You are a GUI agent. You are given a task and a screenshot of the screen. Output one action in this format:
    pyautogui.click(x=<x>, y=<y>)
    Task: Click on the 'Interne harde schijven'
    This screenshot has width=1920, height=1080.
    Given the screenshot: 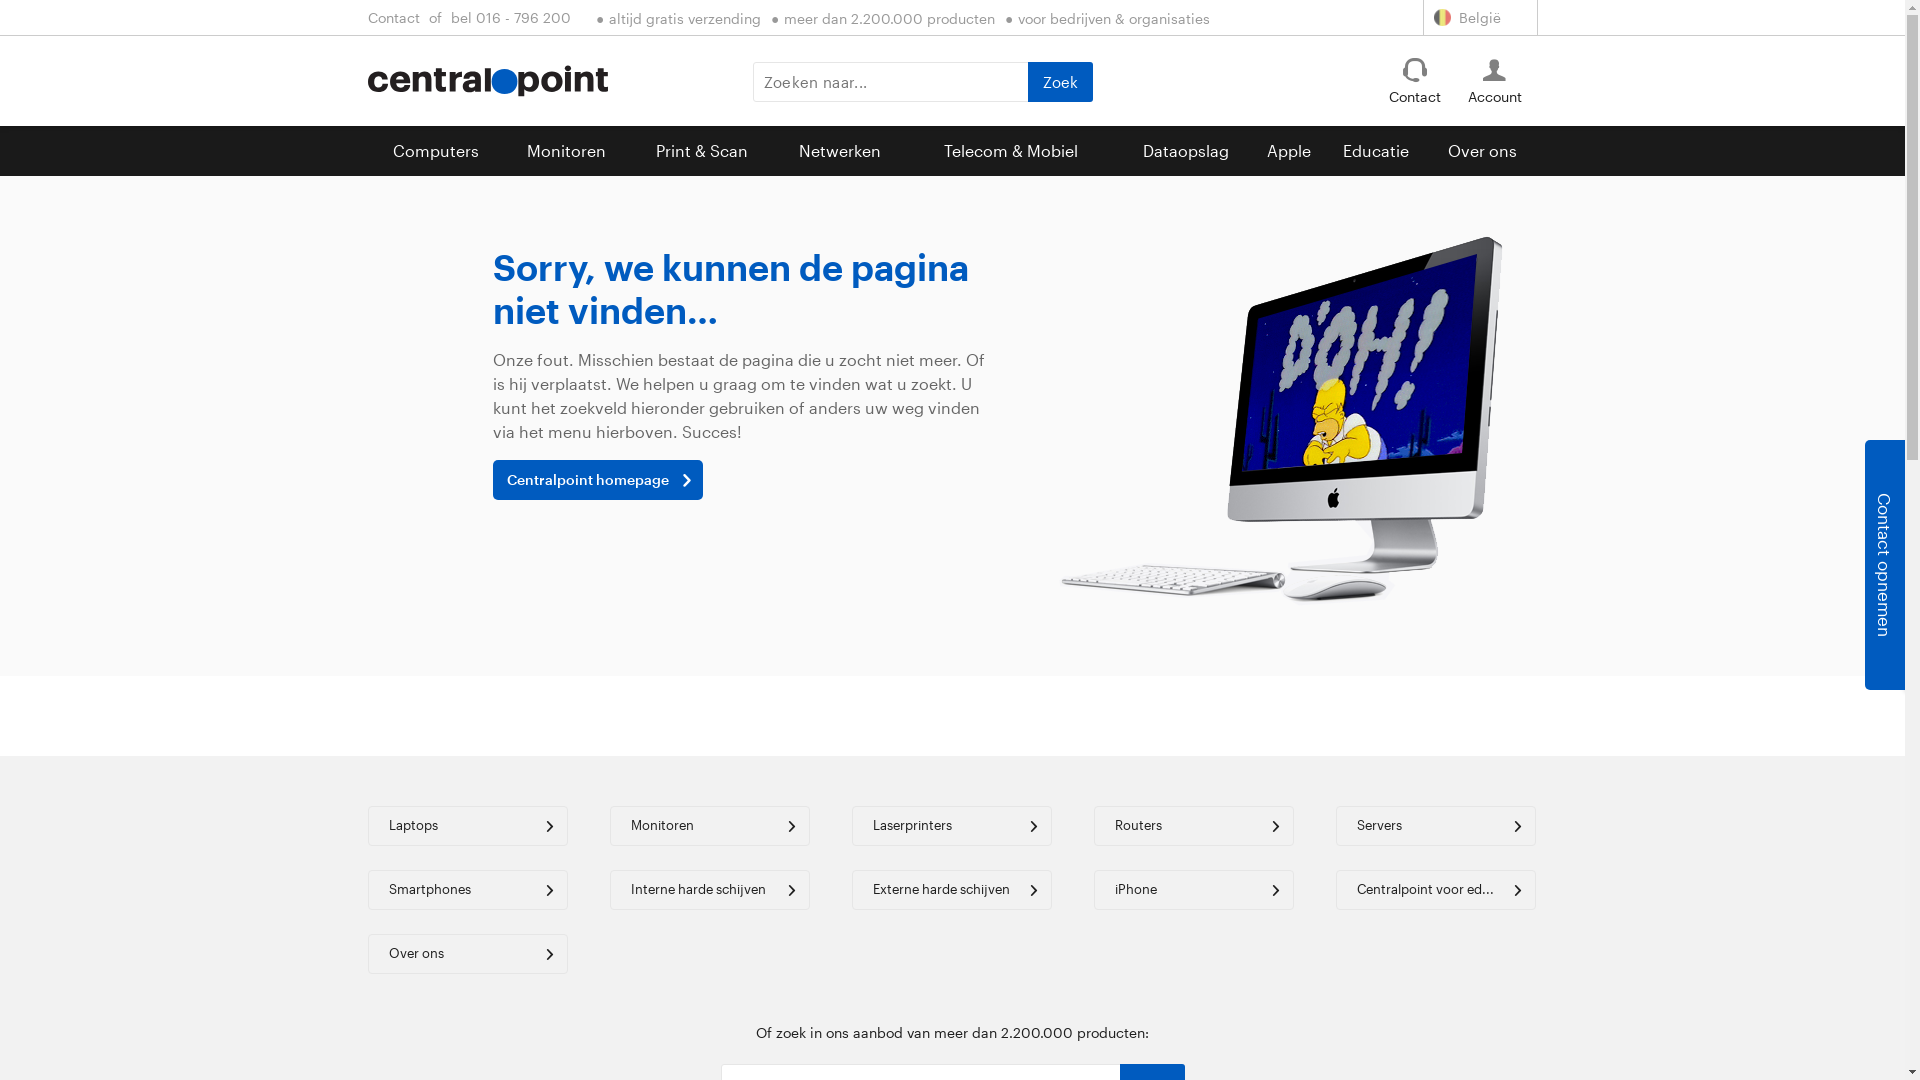 What is the action you would take?
    pyautogui.click(x=710, y=889)
    